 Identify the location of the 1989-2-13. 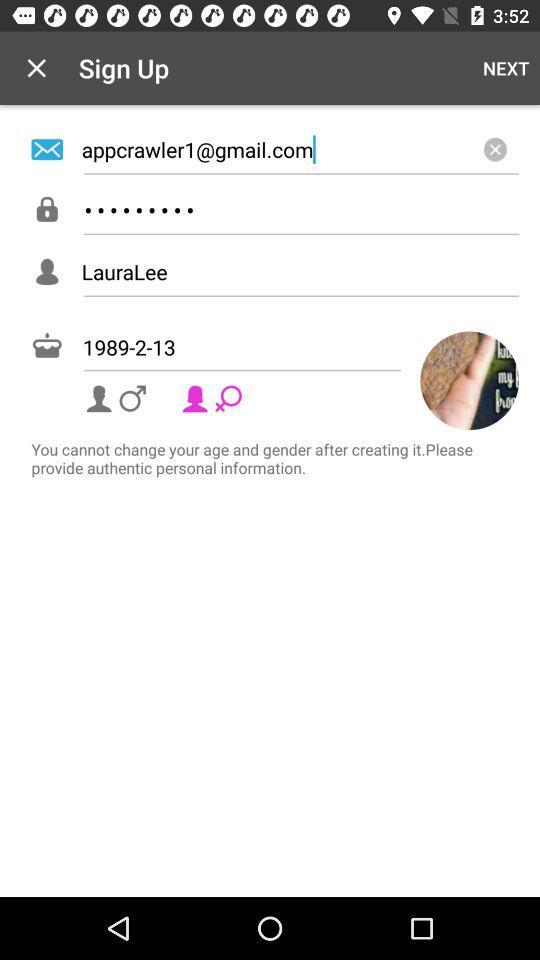
(274, 347).